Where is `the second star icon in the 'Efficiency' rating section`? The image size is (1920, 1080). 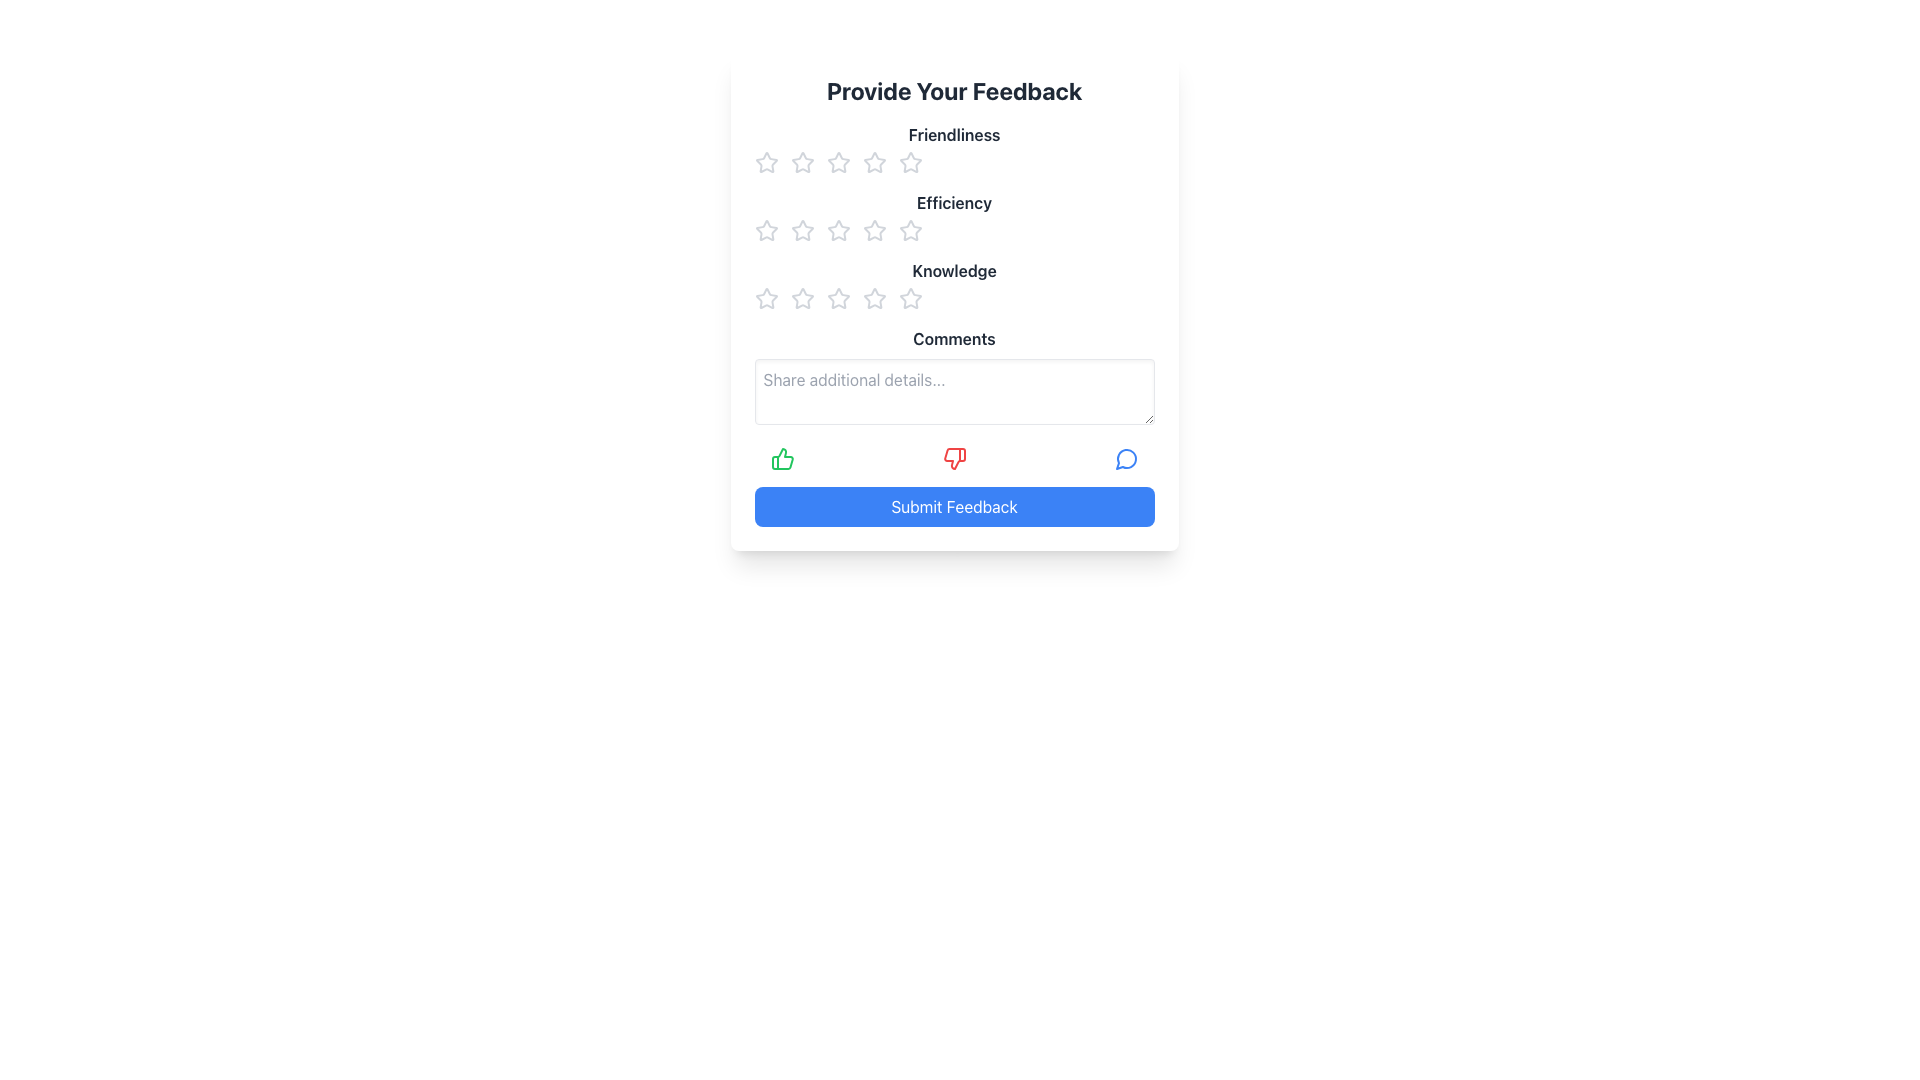
the second star icon in the 'Efficiency' rating section is located at coordinates (802, 230).